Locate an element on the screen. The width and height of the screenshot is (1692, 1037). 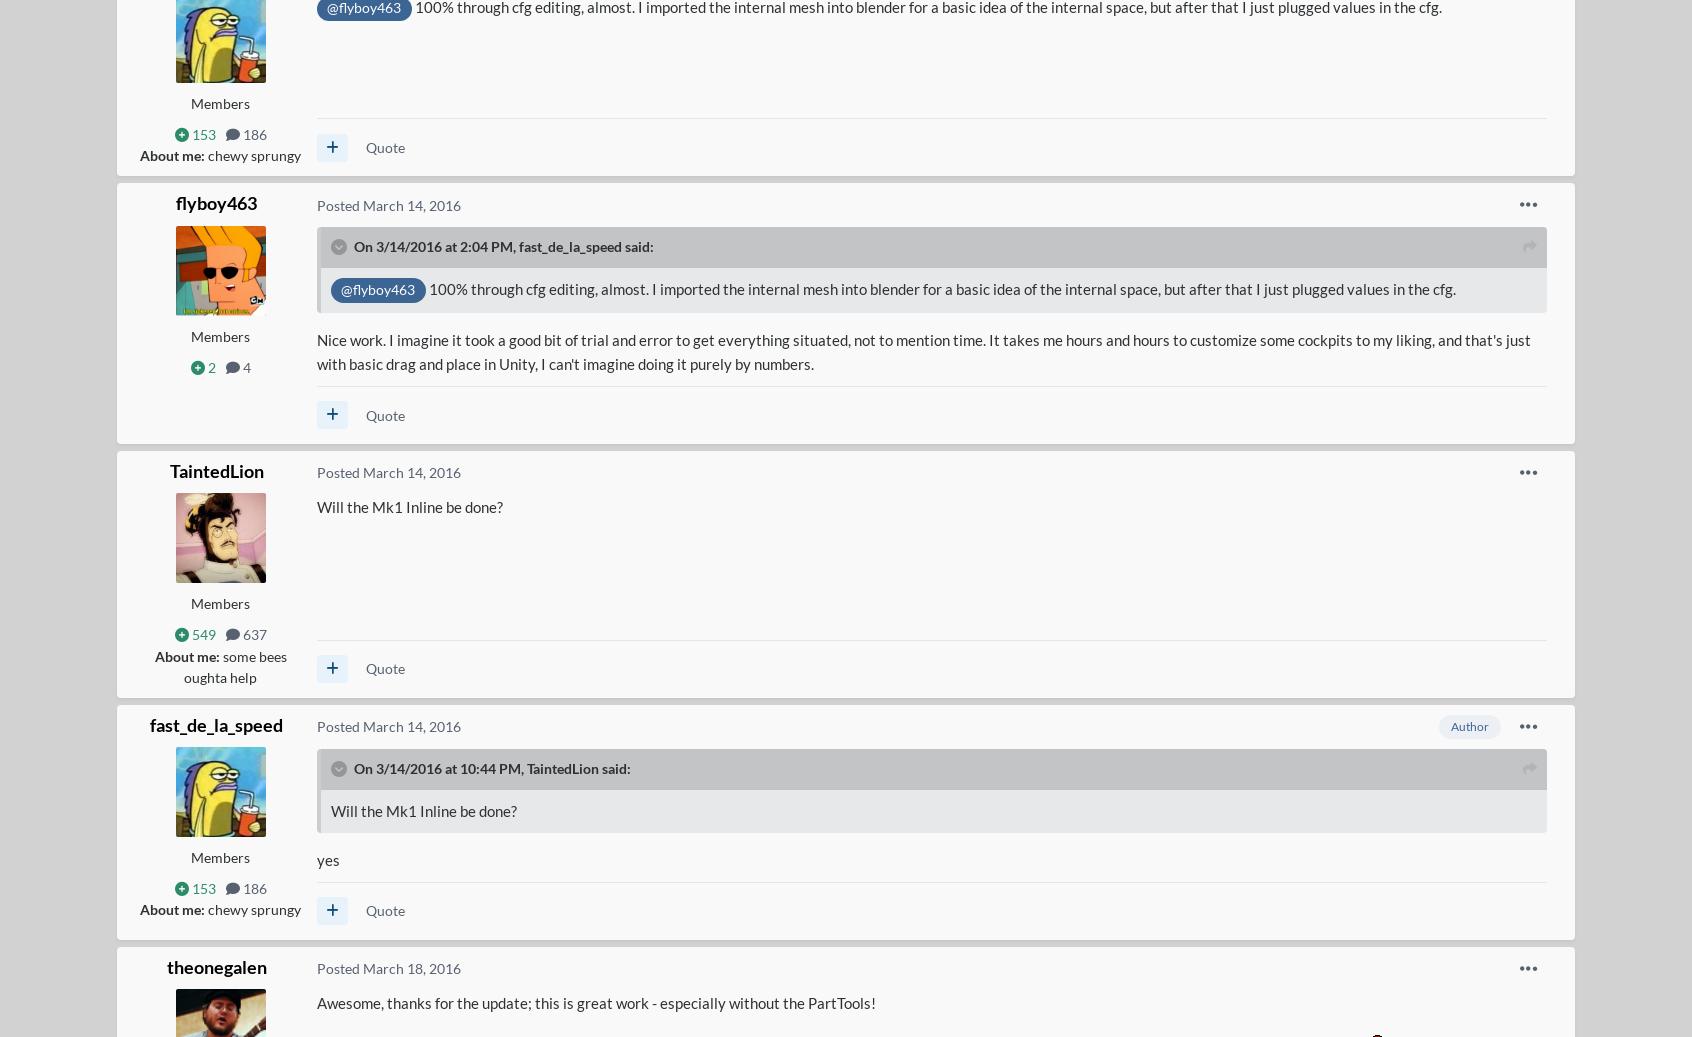
'637' is located at coordinates (252, 634).